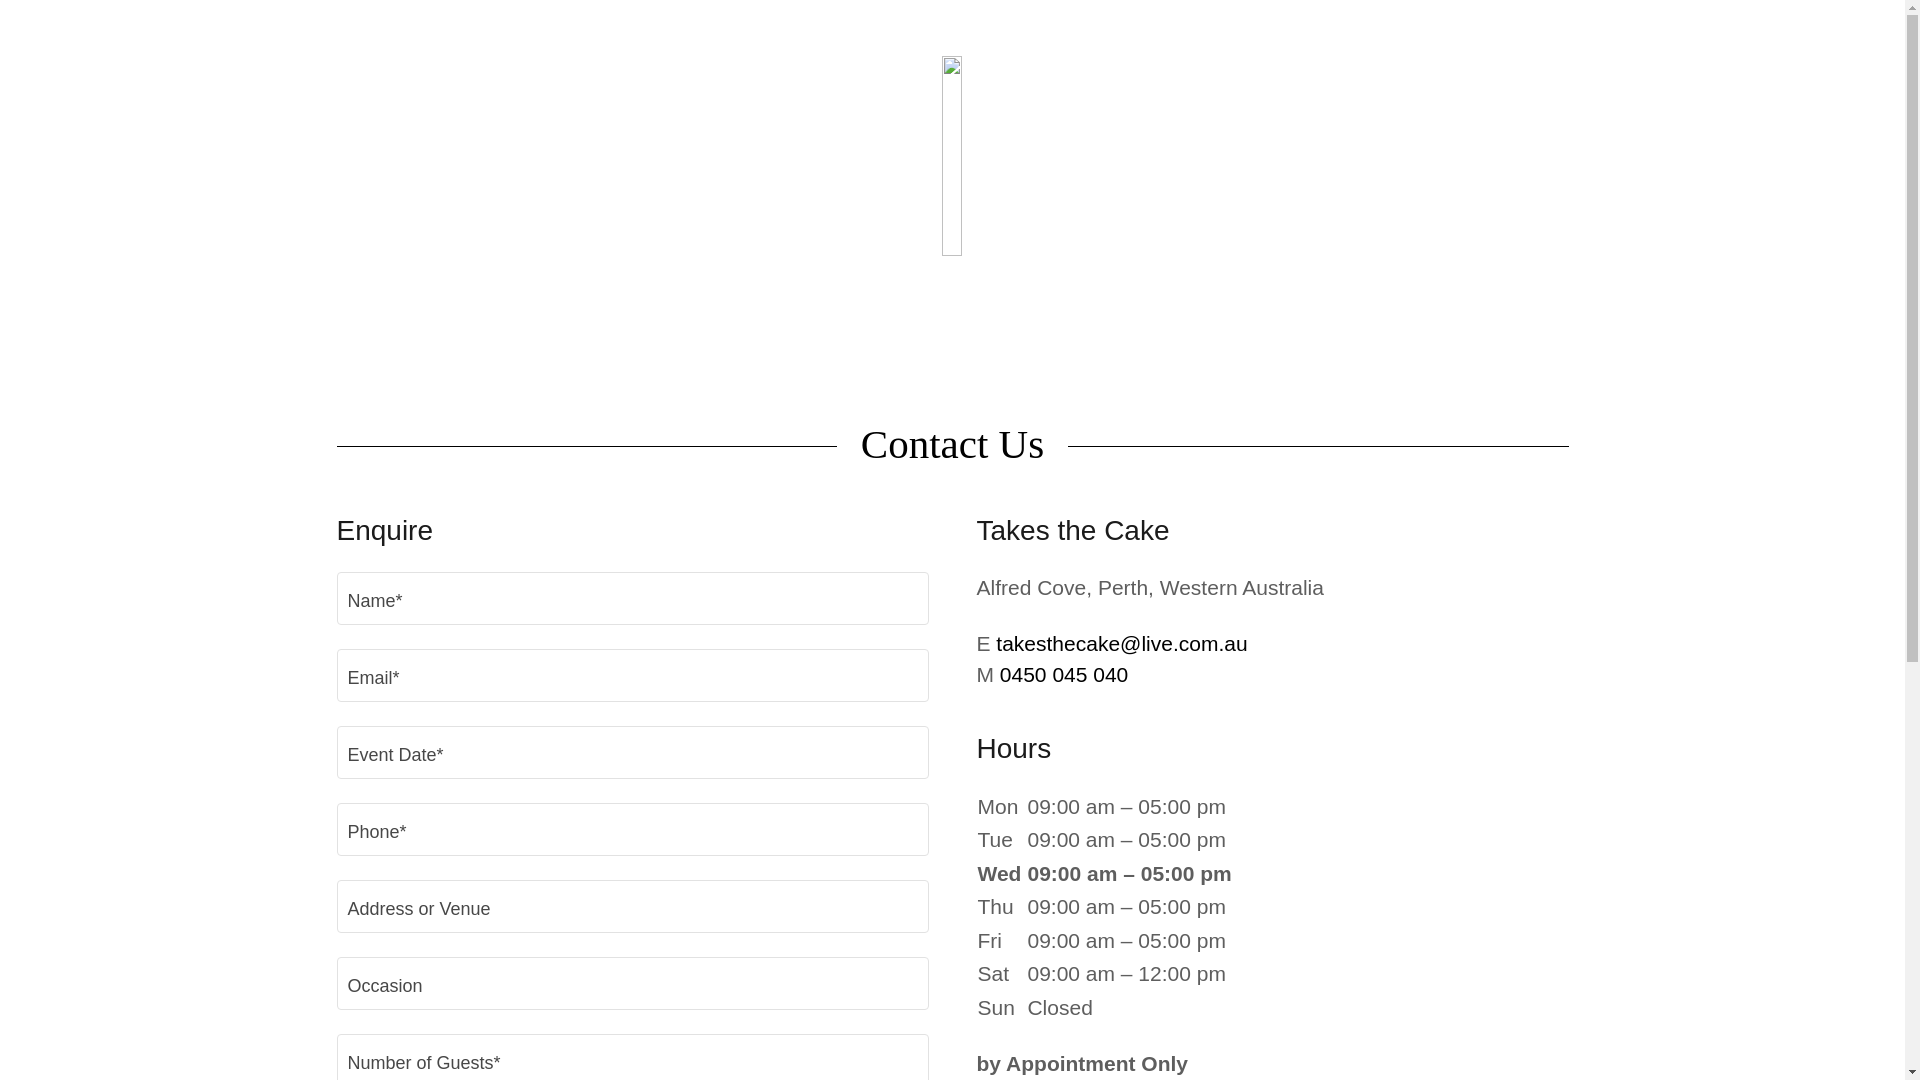  What do you see at coordinates (999, 674) in the screenshot?
I see `'0450 045 040'` at bounding box center [999, 674].